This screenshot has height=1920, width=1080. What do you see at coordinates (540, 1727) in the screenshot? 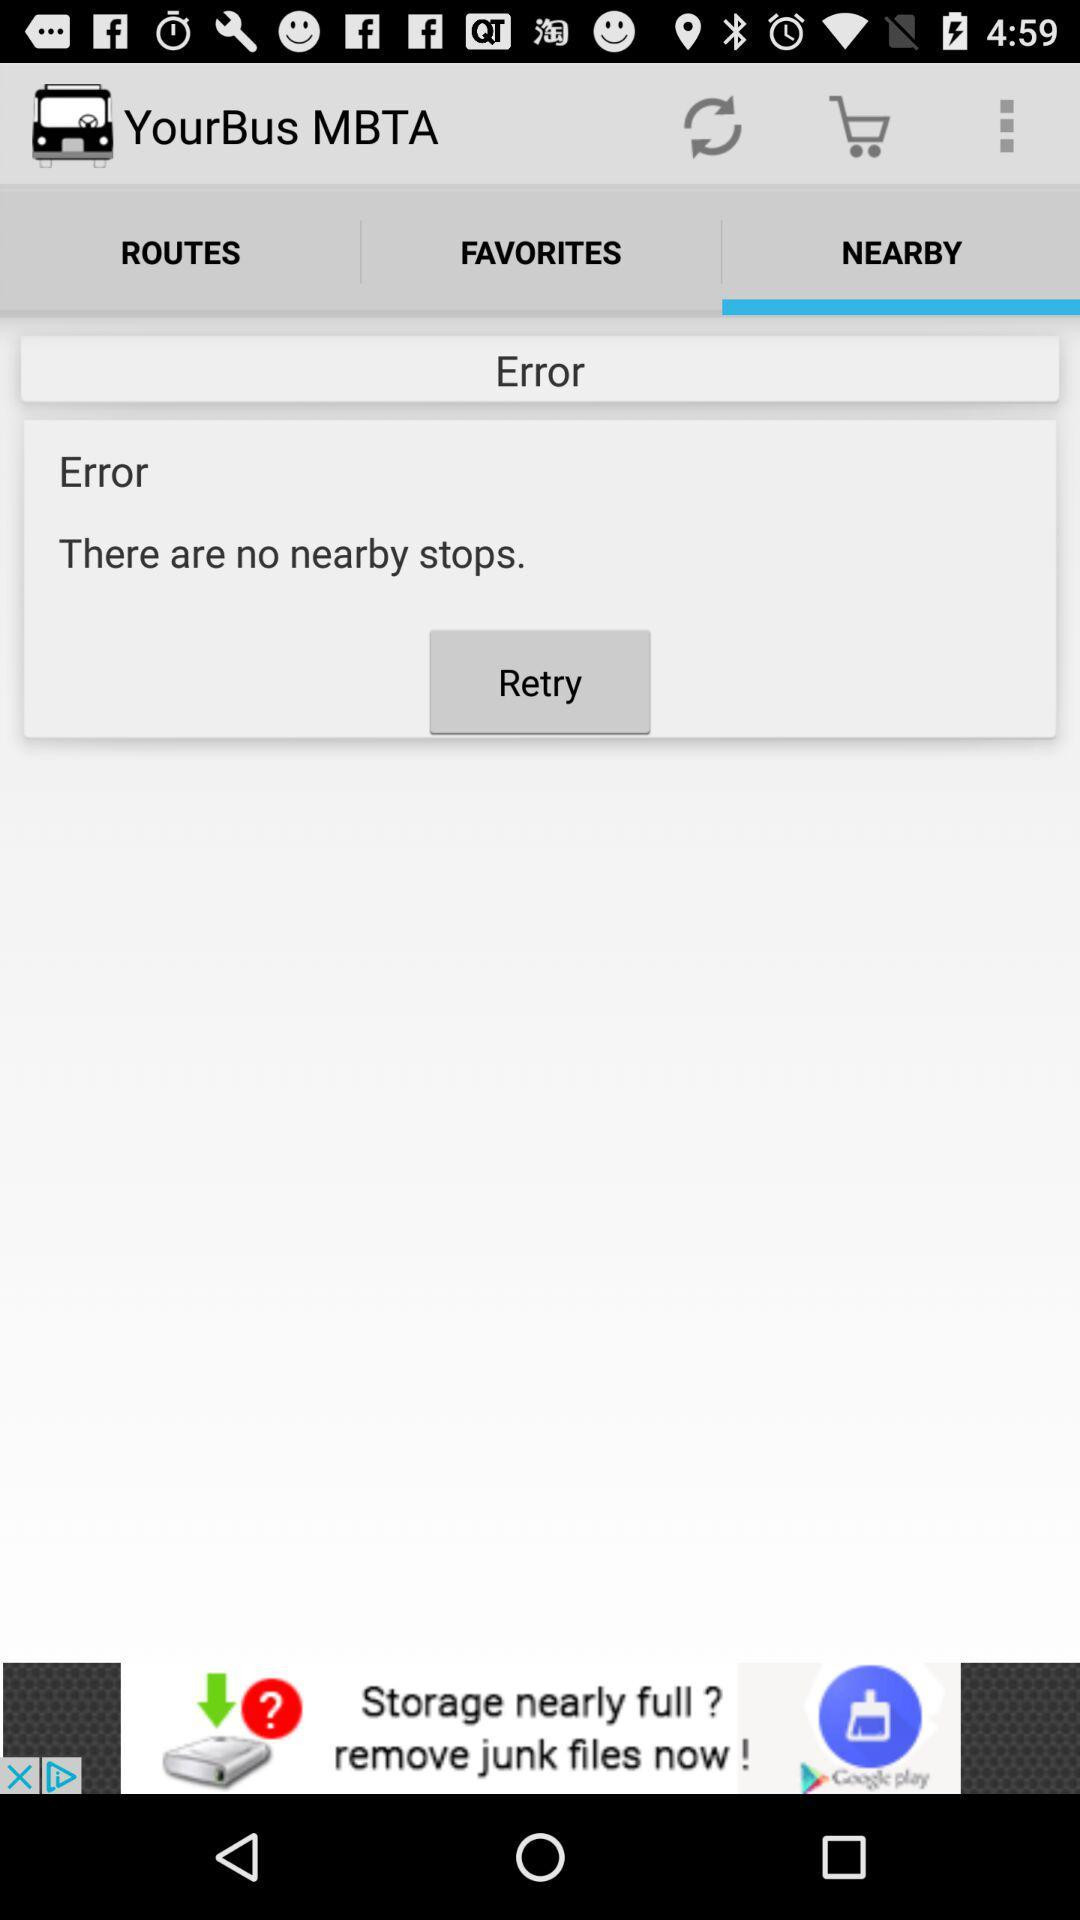
I see `open advertisement` at bounding box center [540, 1727].